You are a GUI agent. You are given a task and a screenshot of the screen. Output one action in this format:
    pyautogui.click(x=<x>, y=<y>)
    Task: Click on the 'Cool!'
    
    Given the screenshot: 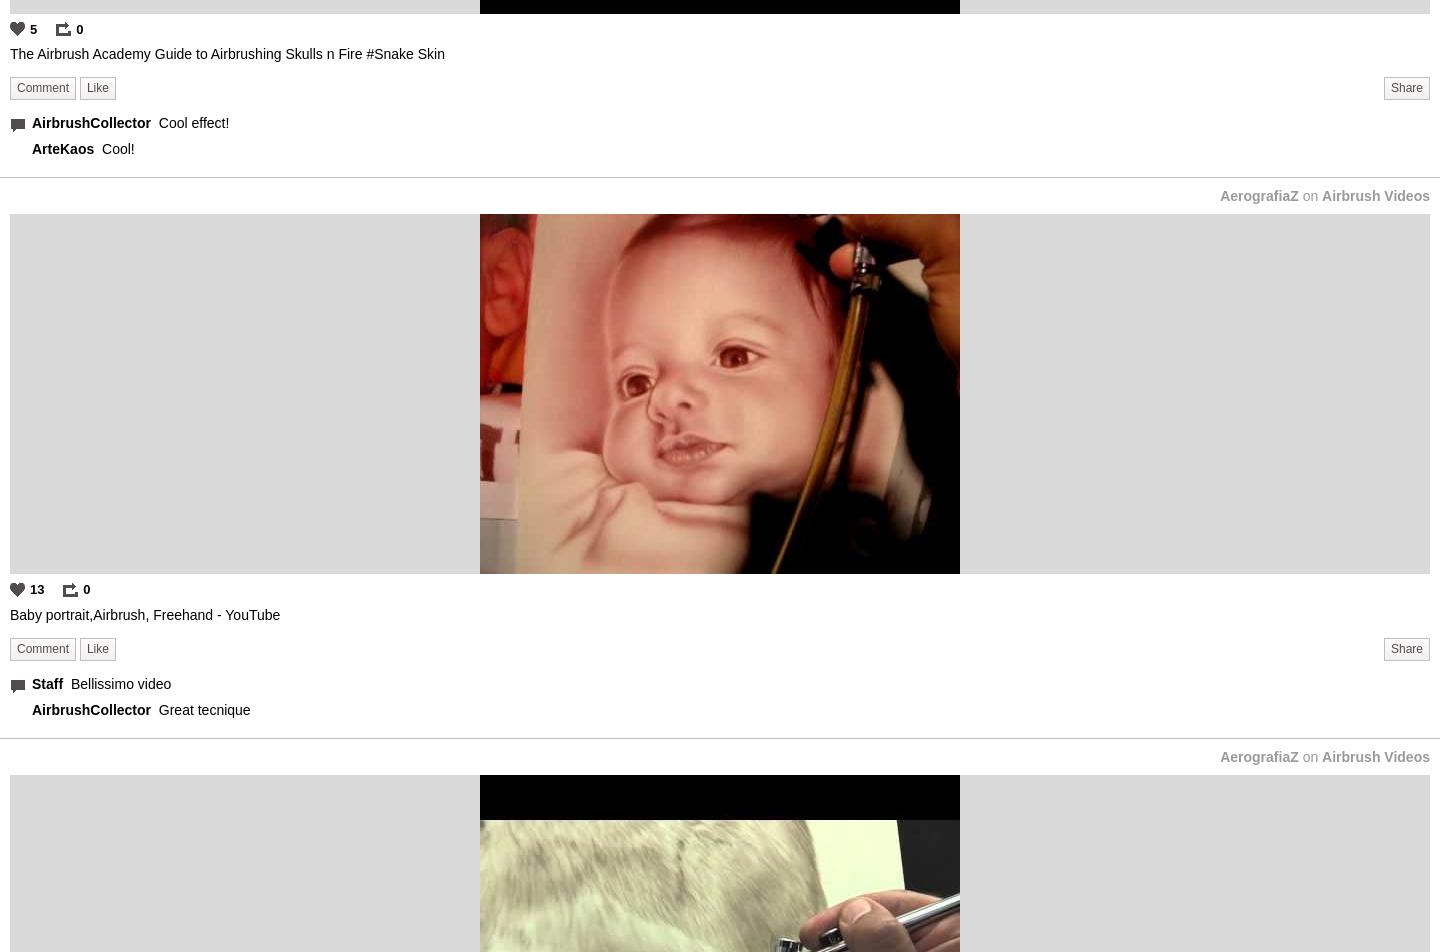 What is the action you would take?
    pyautogui.click(x=117, y=148)
    